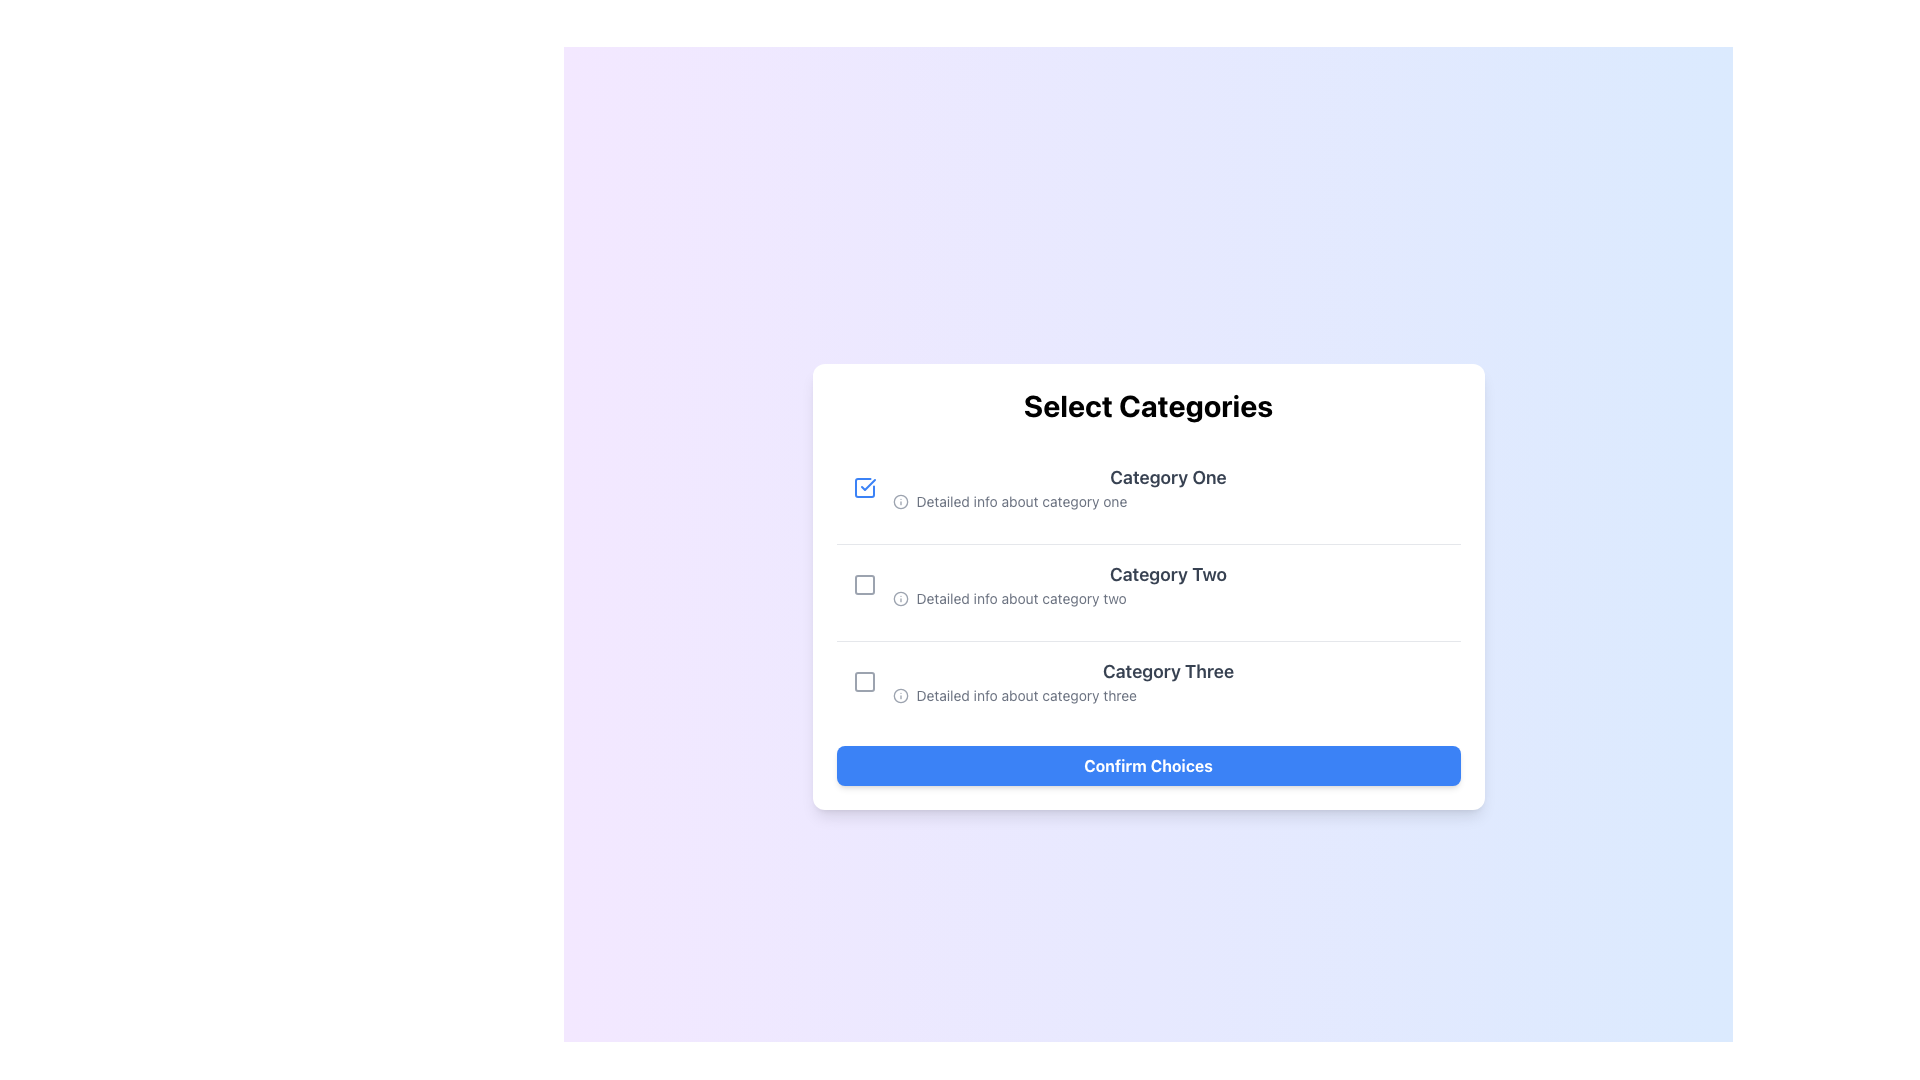  Describe the element at coordinates (864, 488) in the screenshot. I see `the checkbox for 'Category One'` at that location.